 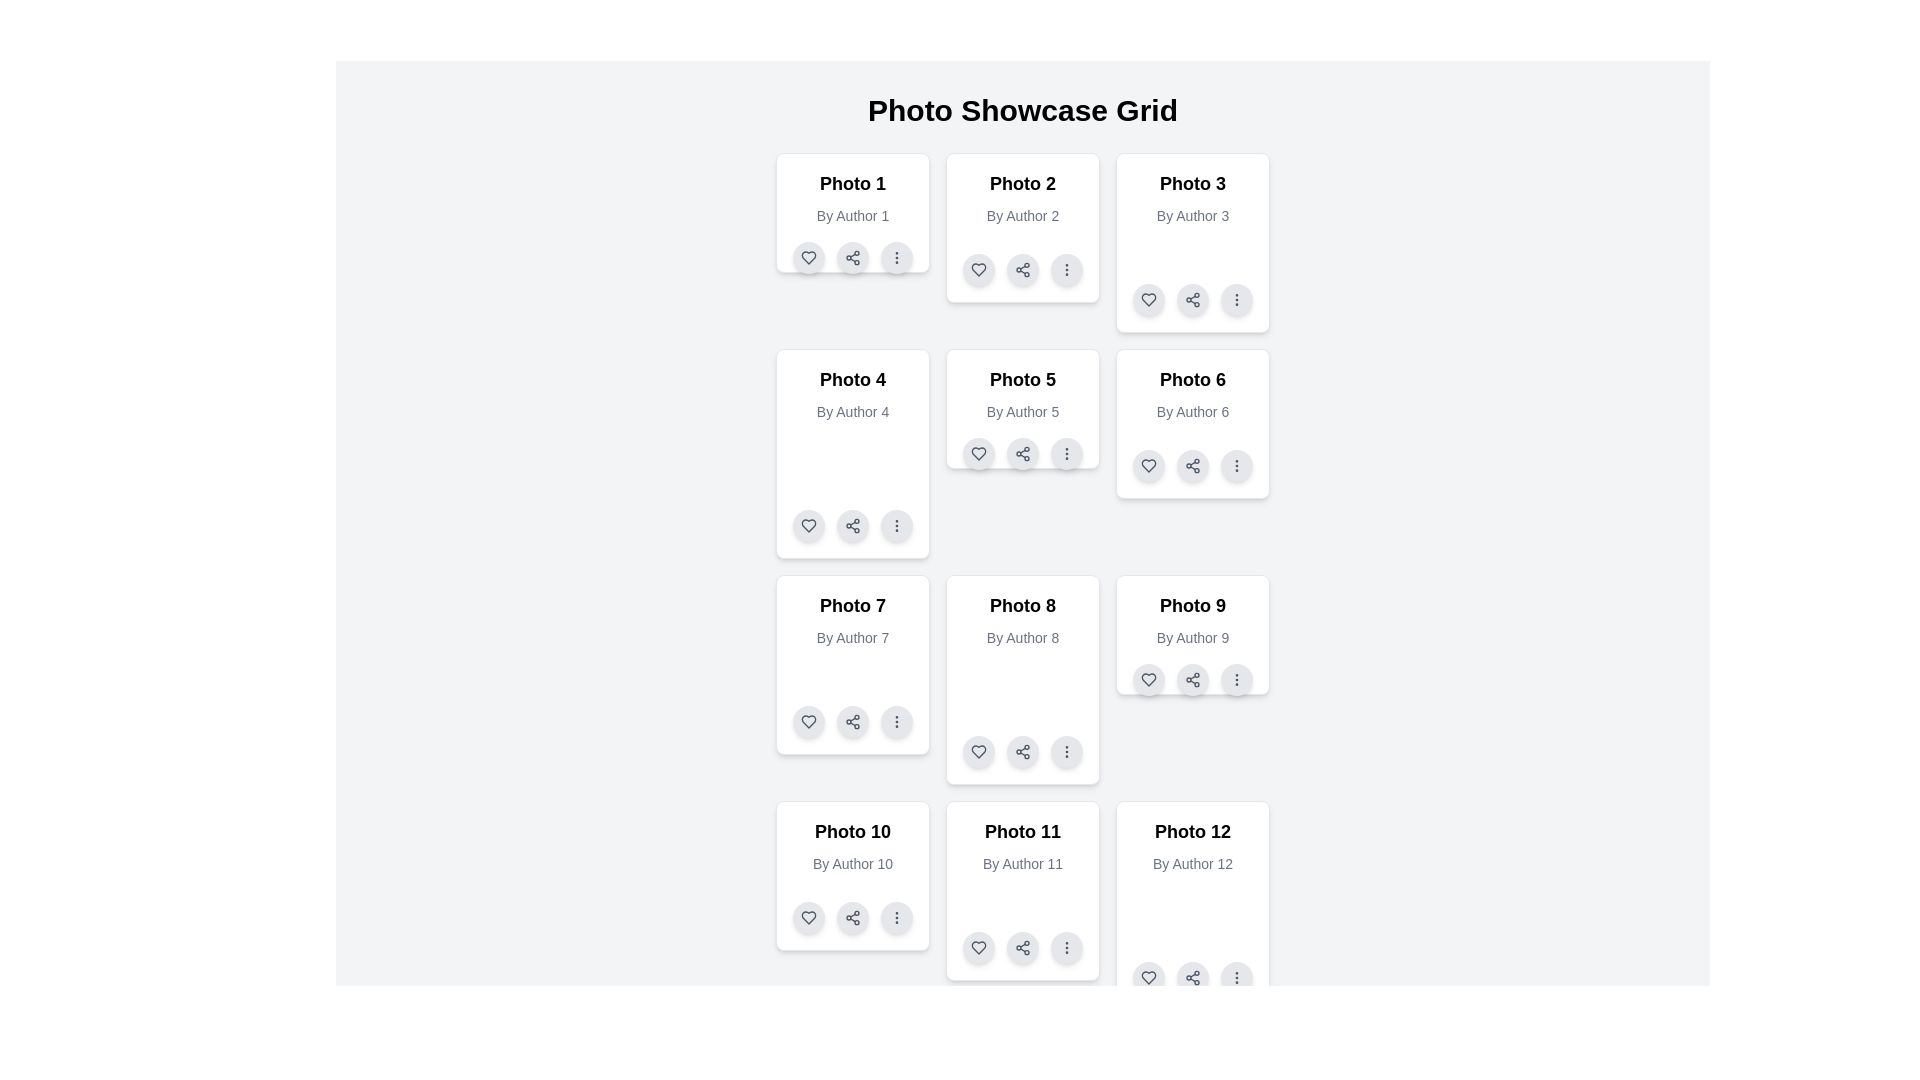 I want to click on the share button located at the bottom of the 'Photo 10' card, which is the second button in a row of three buttons, so click(x=853, y=918).